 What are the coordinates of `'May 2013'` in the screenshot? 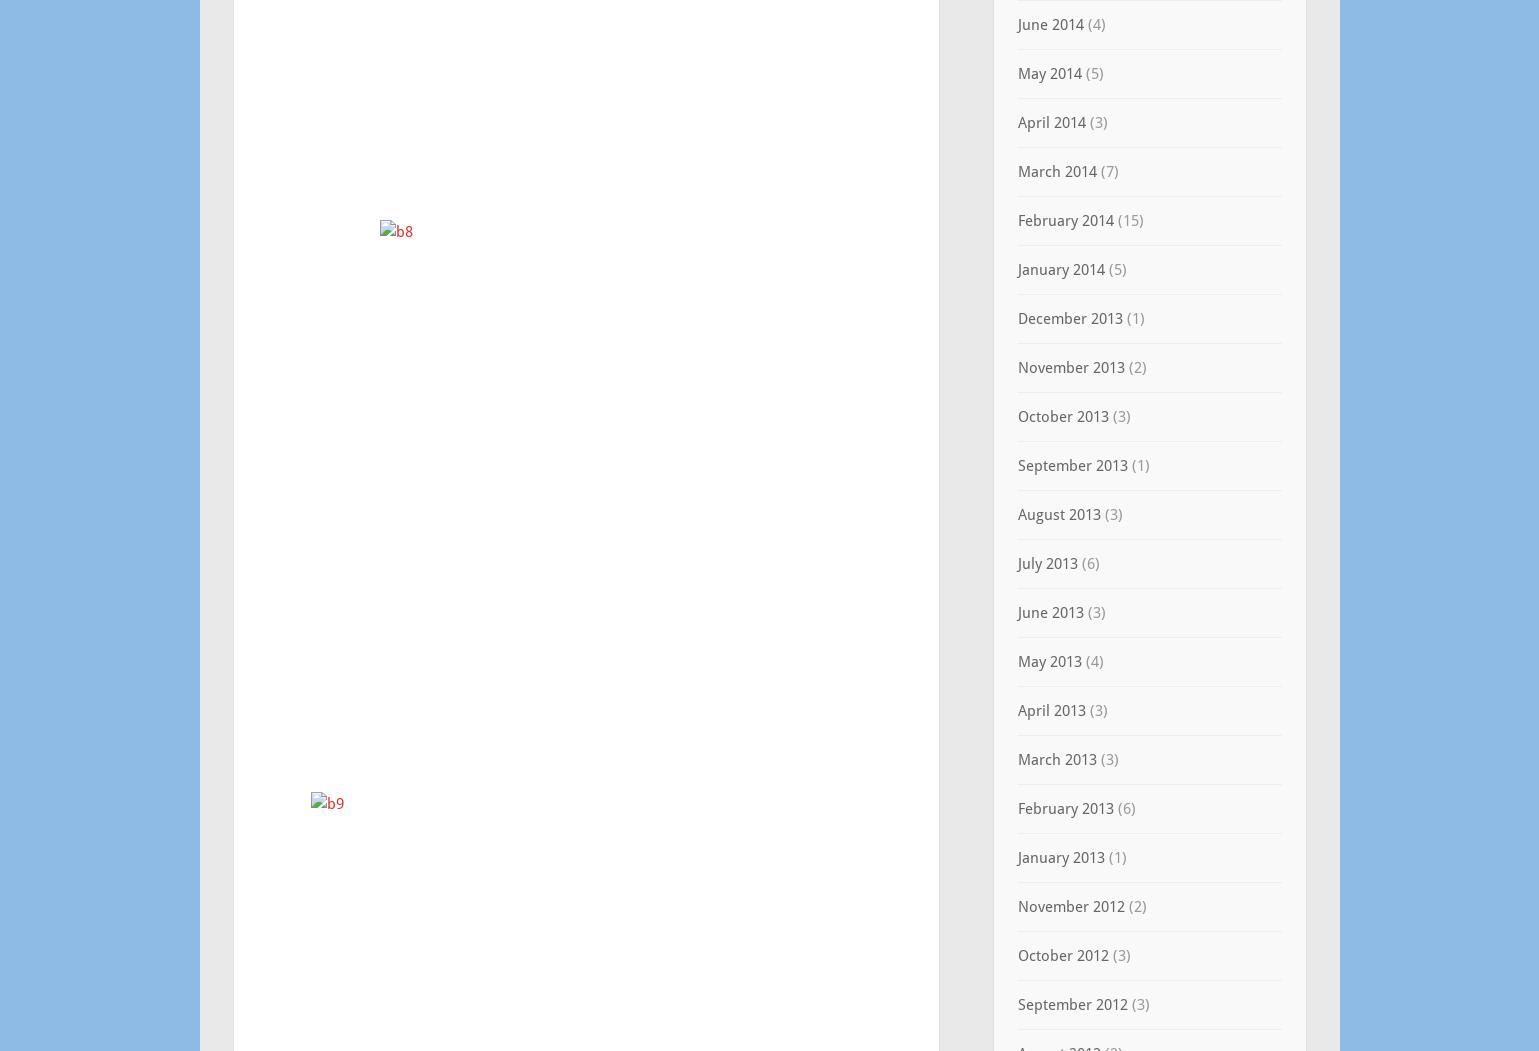 It's located at (1047, 662).